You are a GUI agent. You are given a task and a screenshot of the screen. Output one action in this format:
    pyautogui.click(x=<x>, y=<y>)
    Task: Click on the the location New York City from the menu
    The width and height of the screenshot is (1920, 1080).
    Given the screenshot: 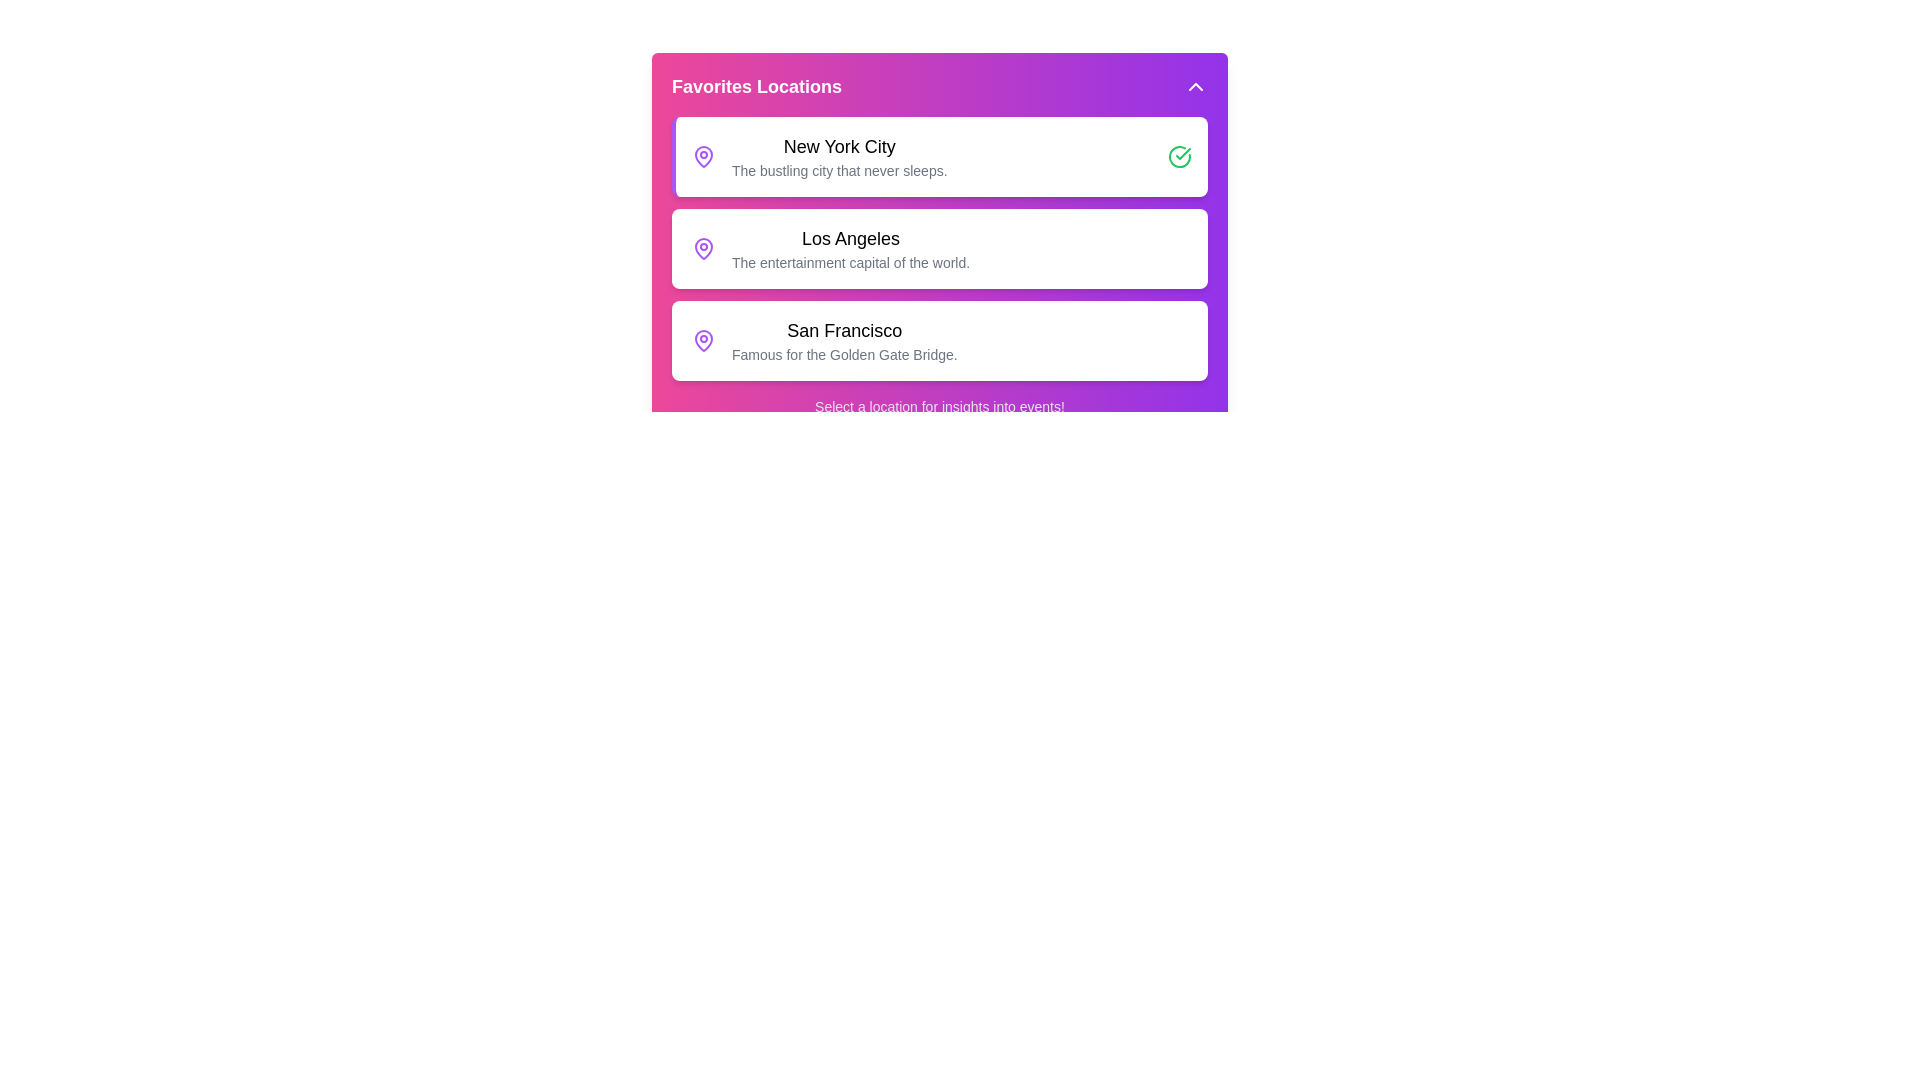 What is the action you would take?
    pyautogui.click(x=939, y=156)
    